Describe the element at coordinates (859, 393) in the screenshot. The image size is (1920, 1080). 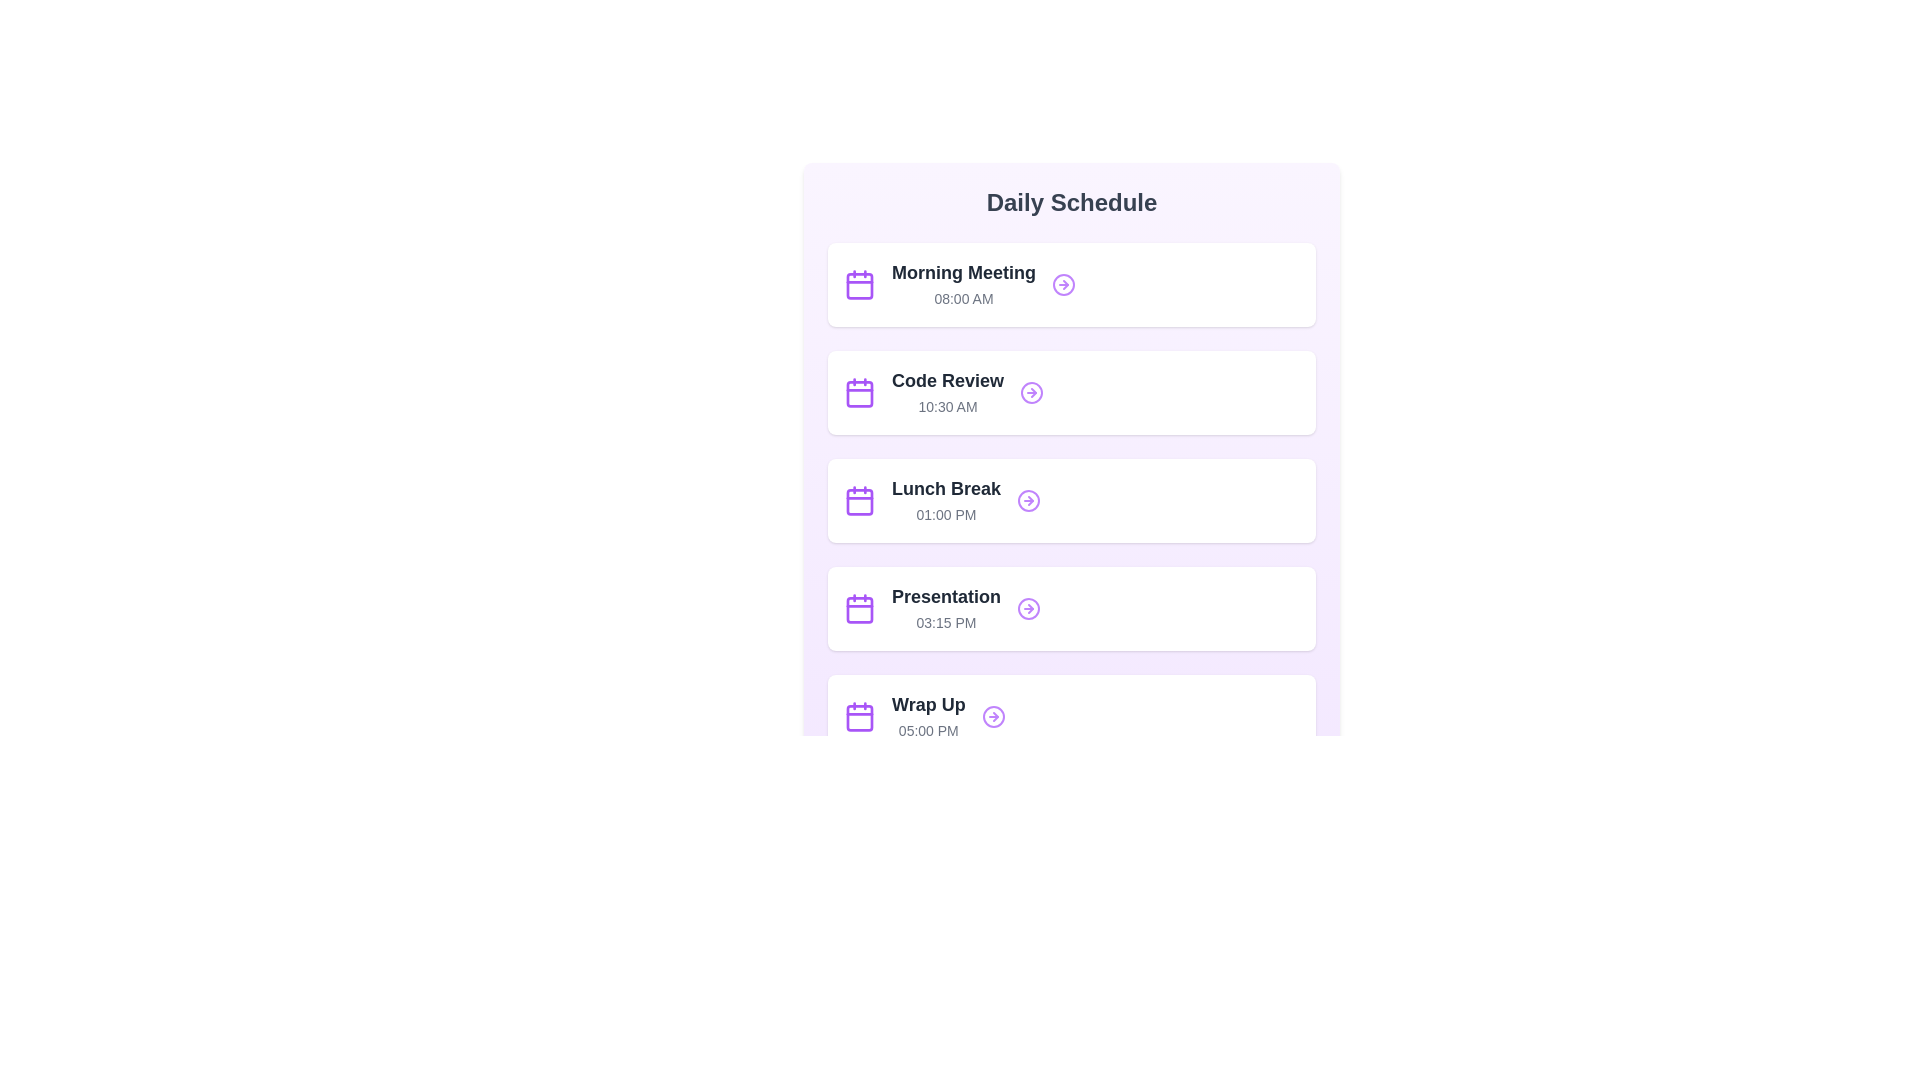
I see `the purple calendar icon located to the left of the 'Code Review' text within the second card in the list view` at that location.